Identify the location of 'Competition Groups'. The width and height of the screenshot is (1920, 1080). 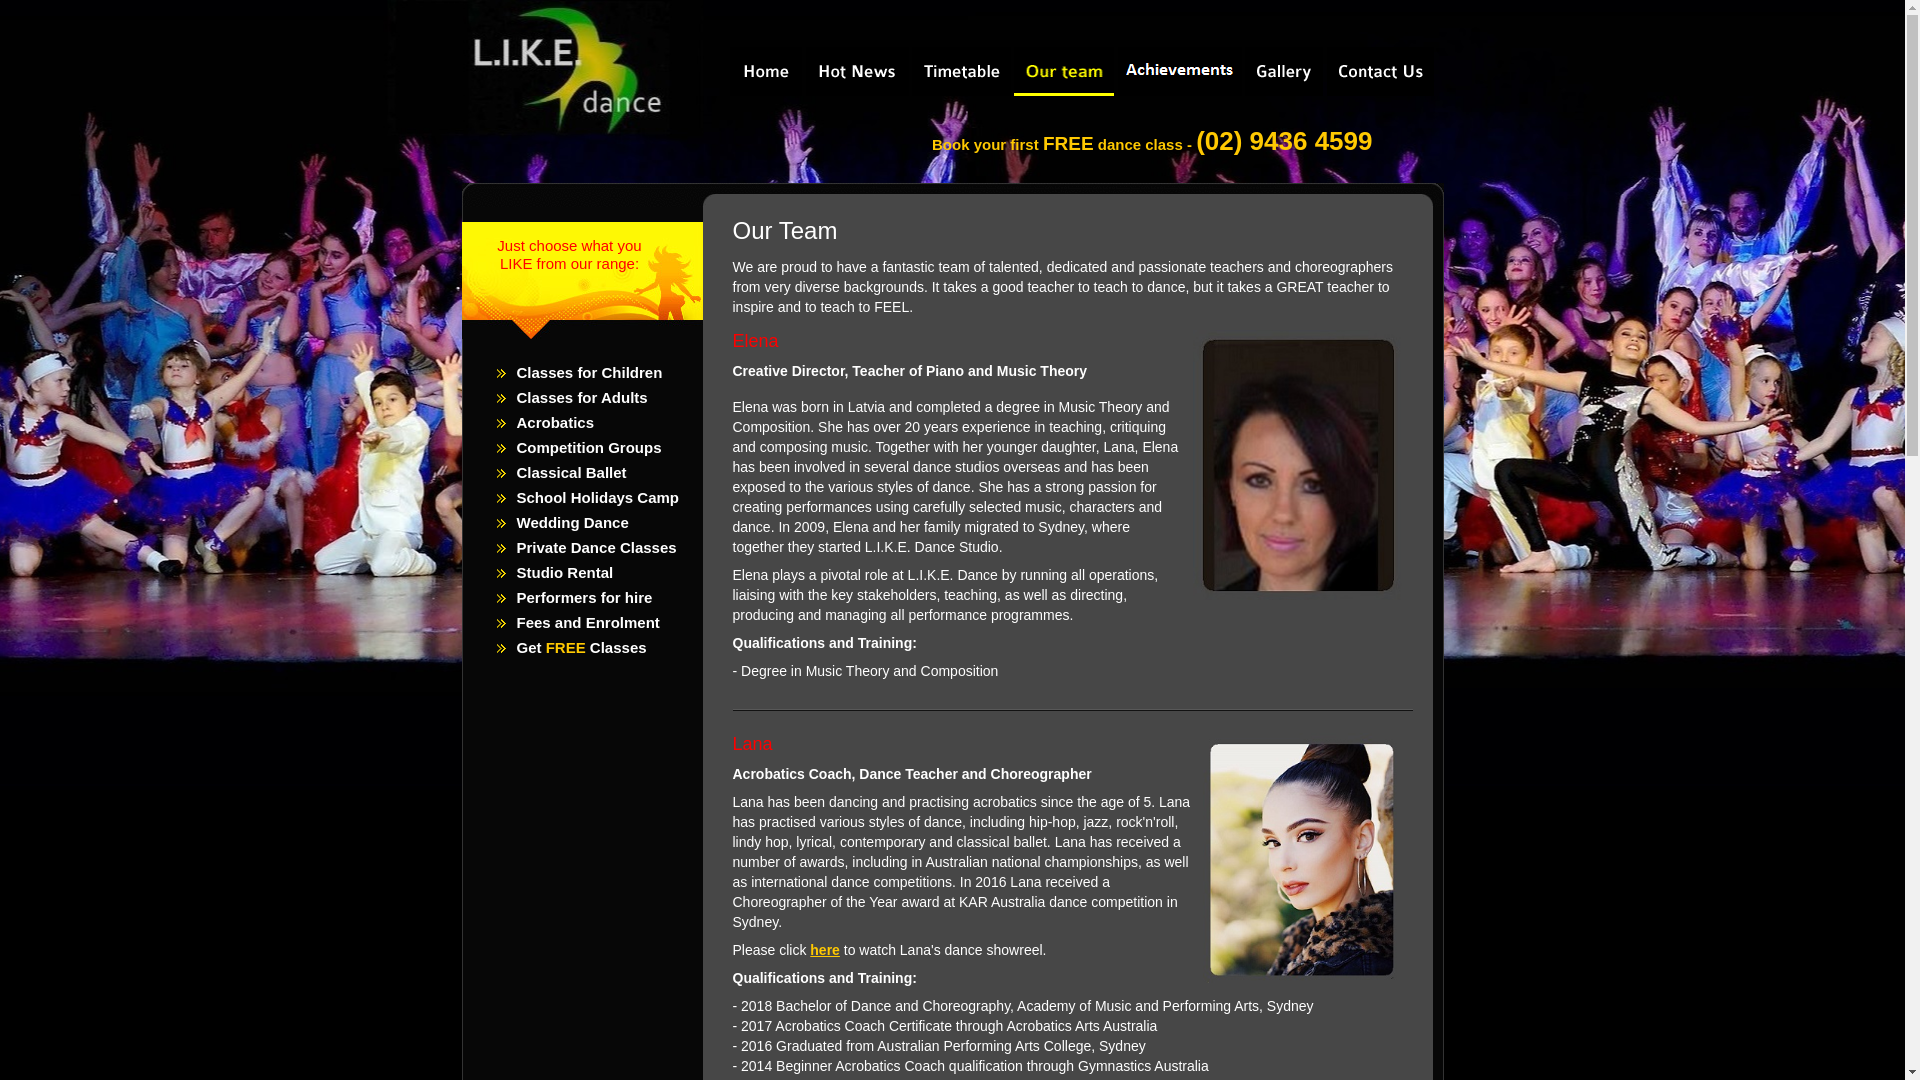
(587, 446).